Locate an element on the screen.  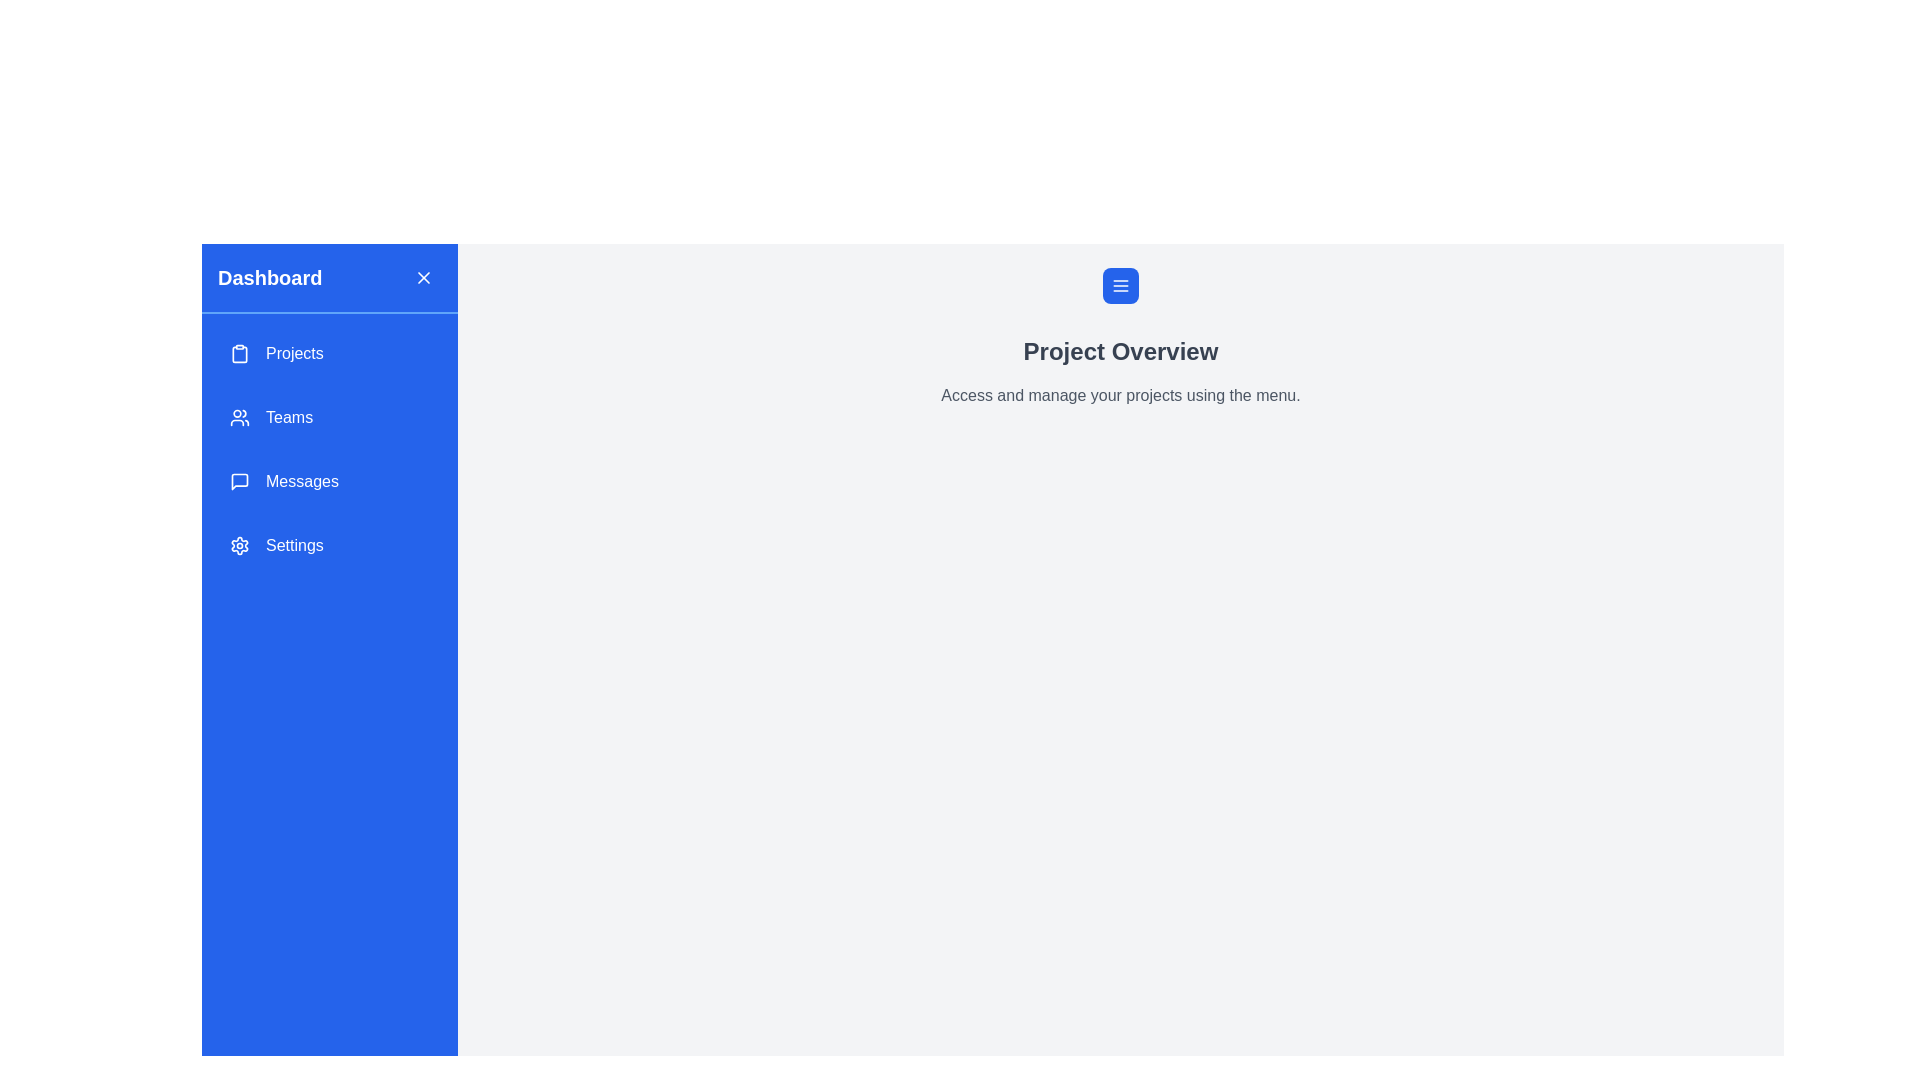
the static text label that serves as a title or section header located at the top-center of the viewport, indicating the section's purpose above the subtitle 'Access and manage your projects using the menu.' is located at coordinates (1121, 350).